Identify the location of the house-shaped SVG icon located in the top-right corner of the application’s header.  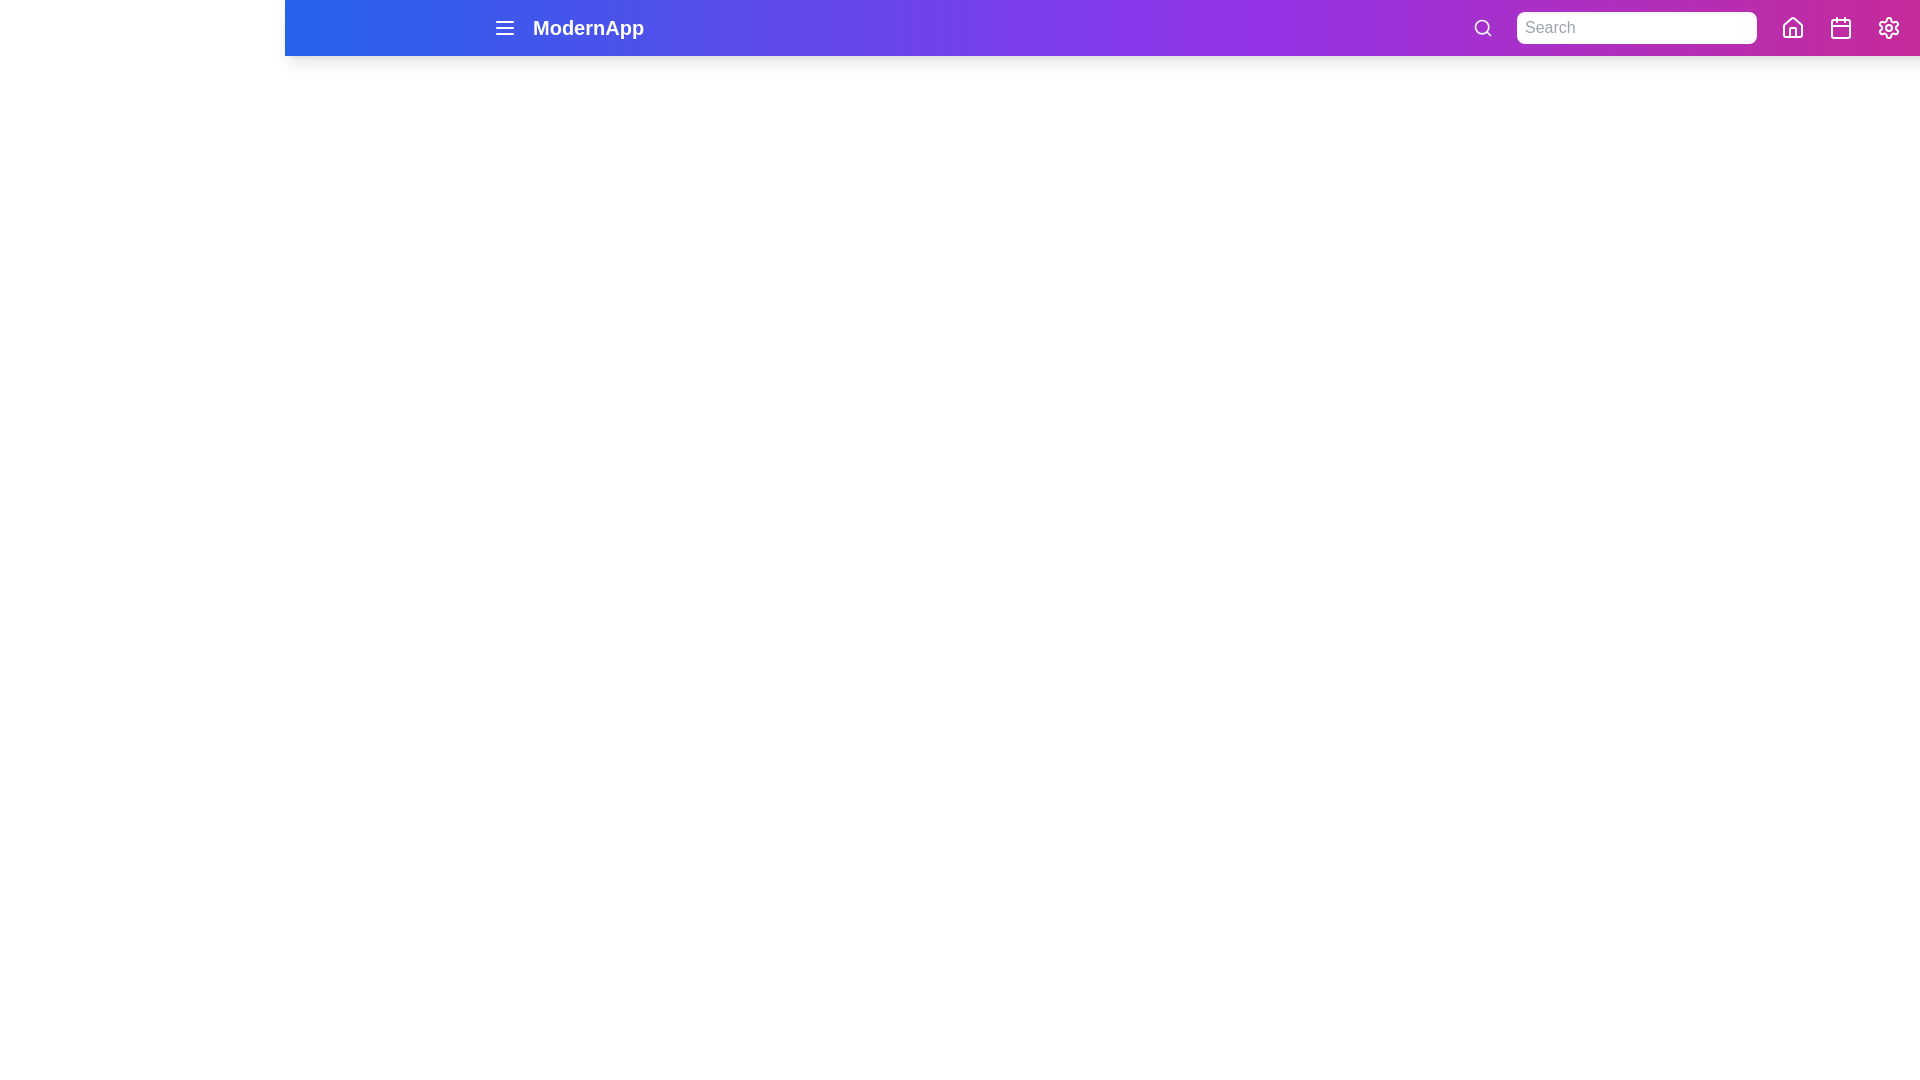
(1793, 27).